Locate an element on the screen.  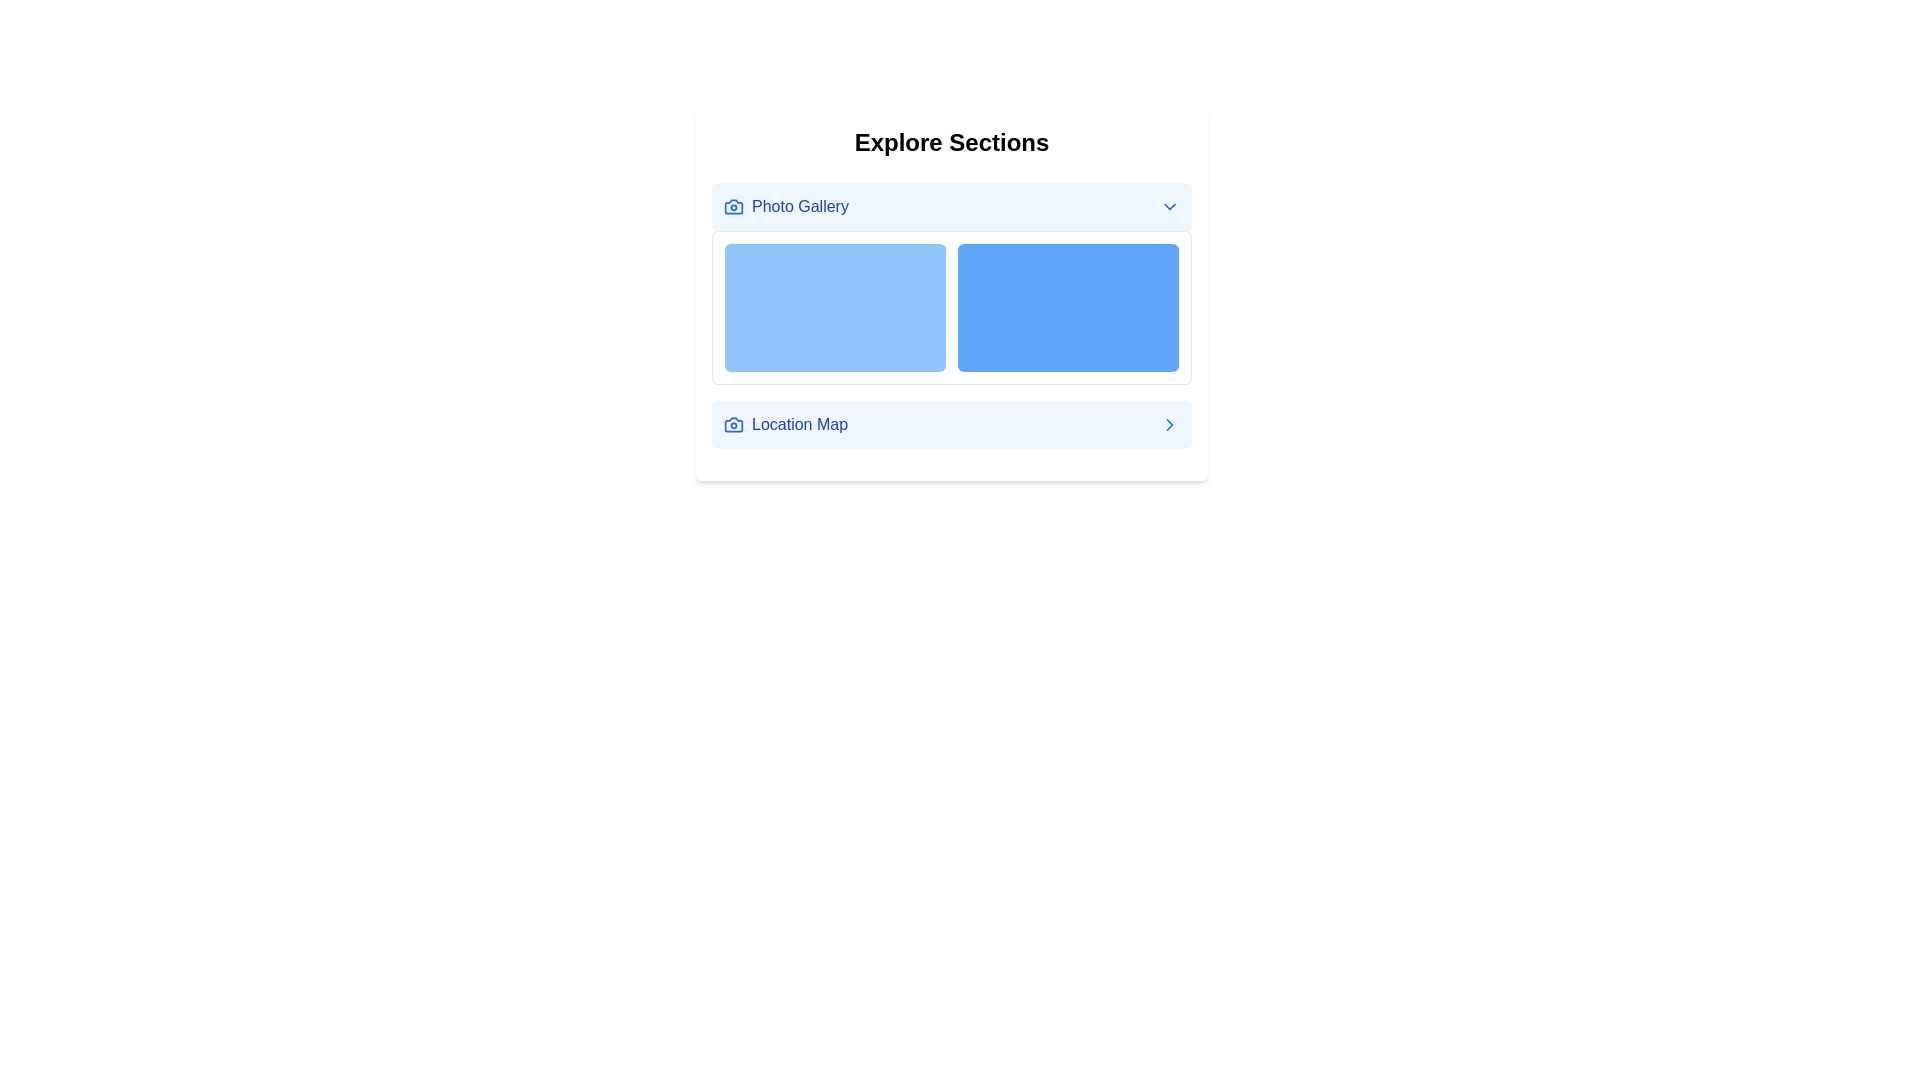
the dropdown arrow in the 'Photo Gallery' section is located at coordinates (1170, 207).